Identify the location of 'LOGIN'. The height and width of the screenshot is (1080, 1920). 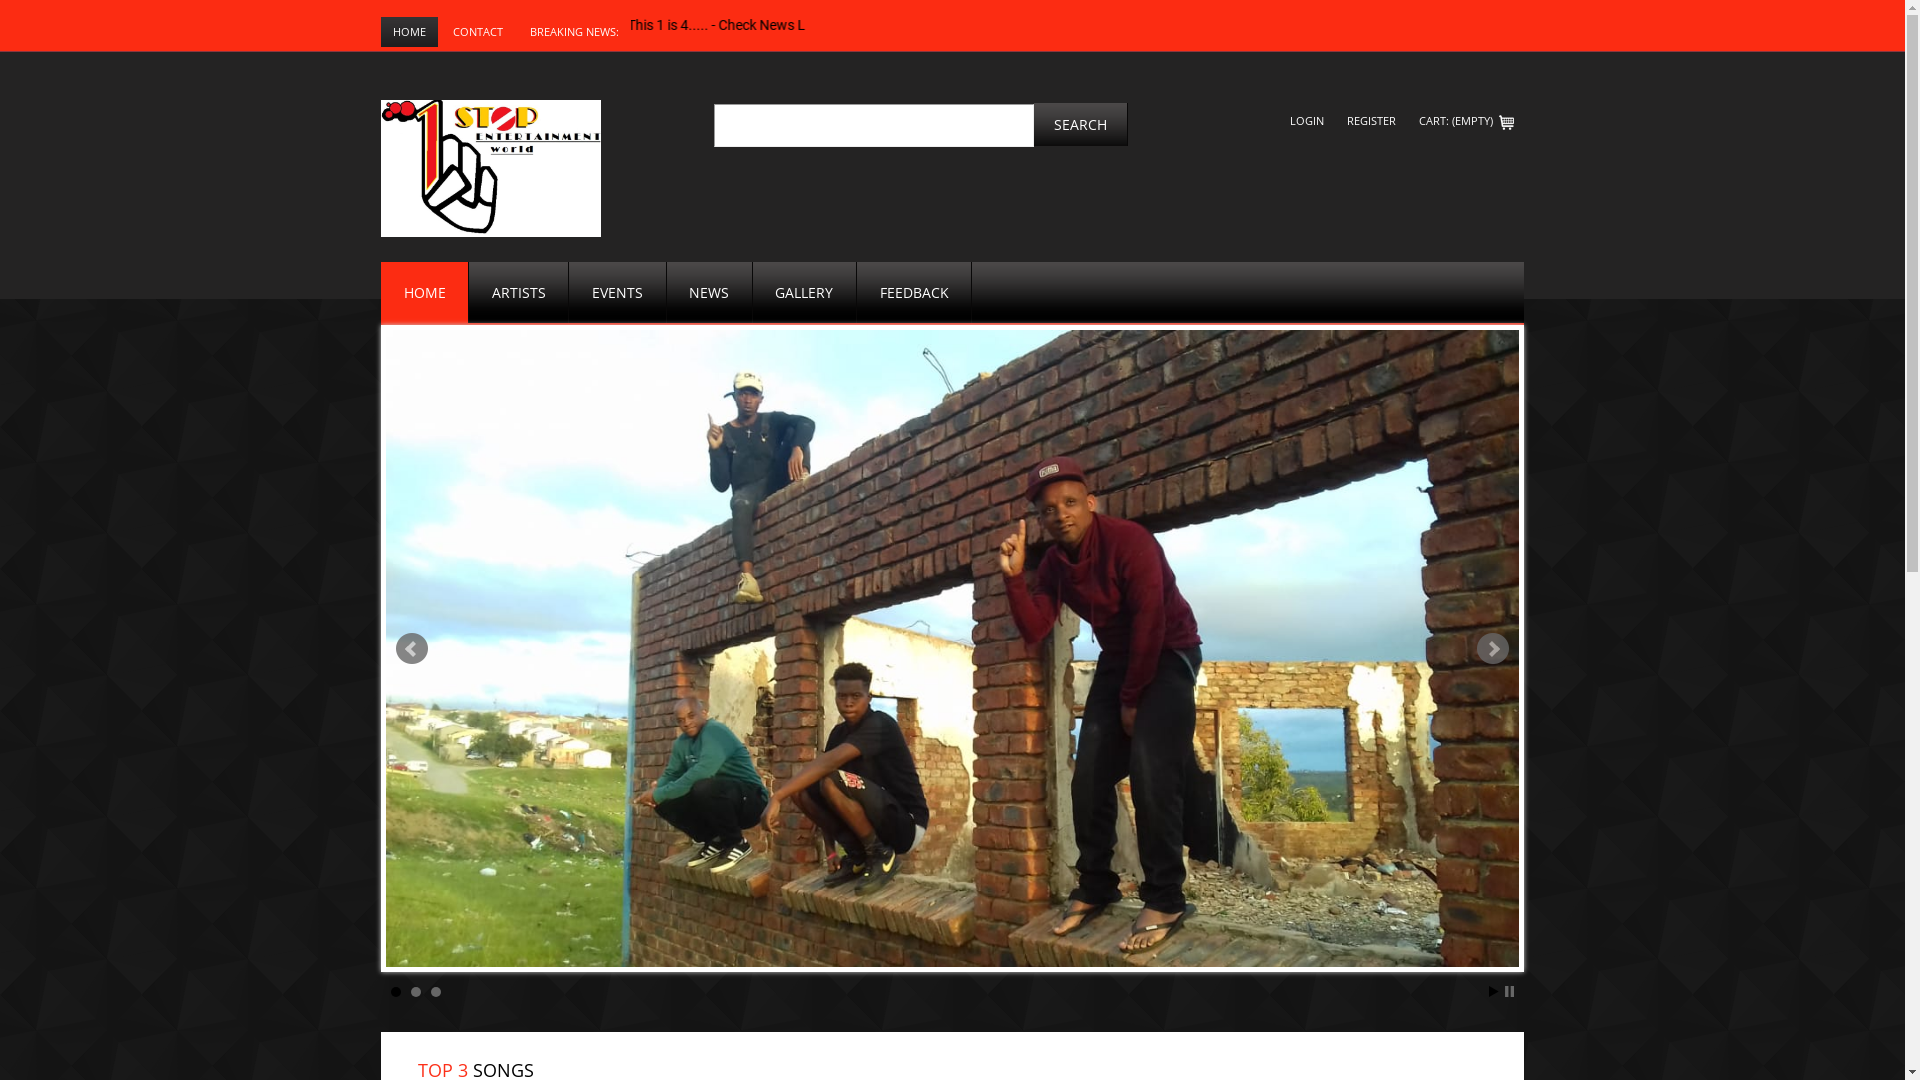
(1280, 120).